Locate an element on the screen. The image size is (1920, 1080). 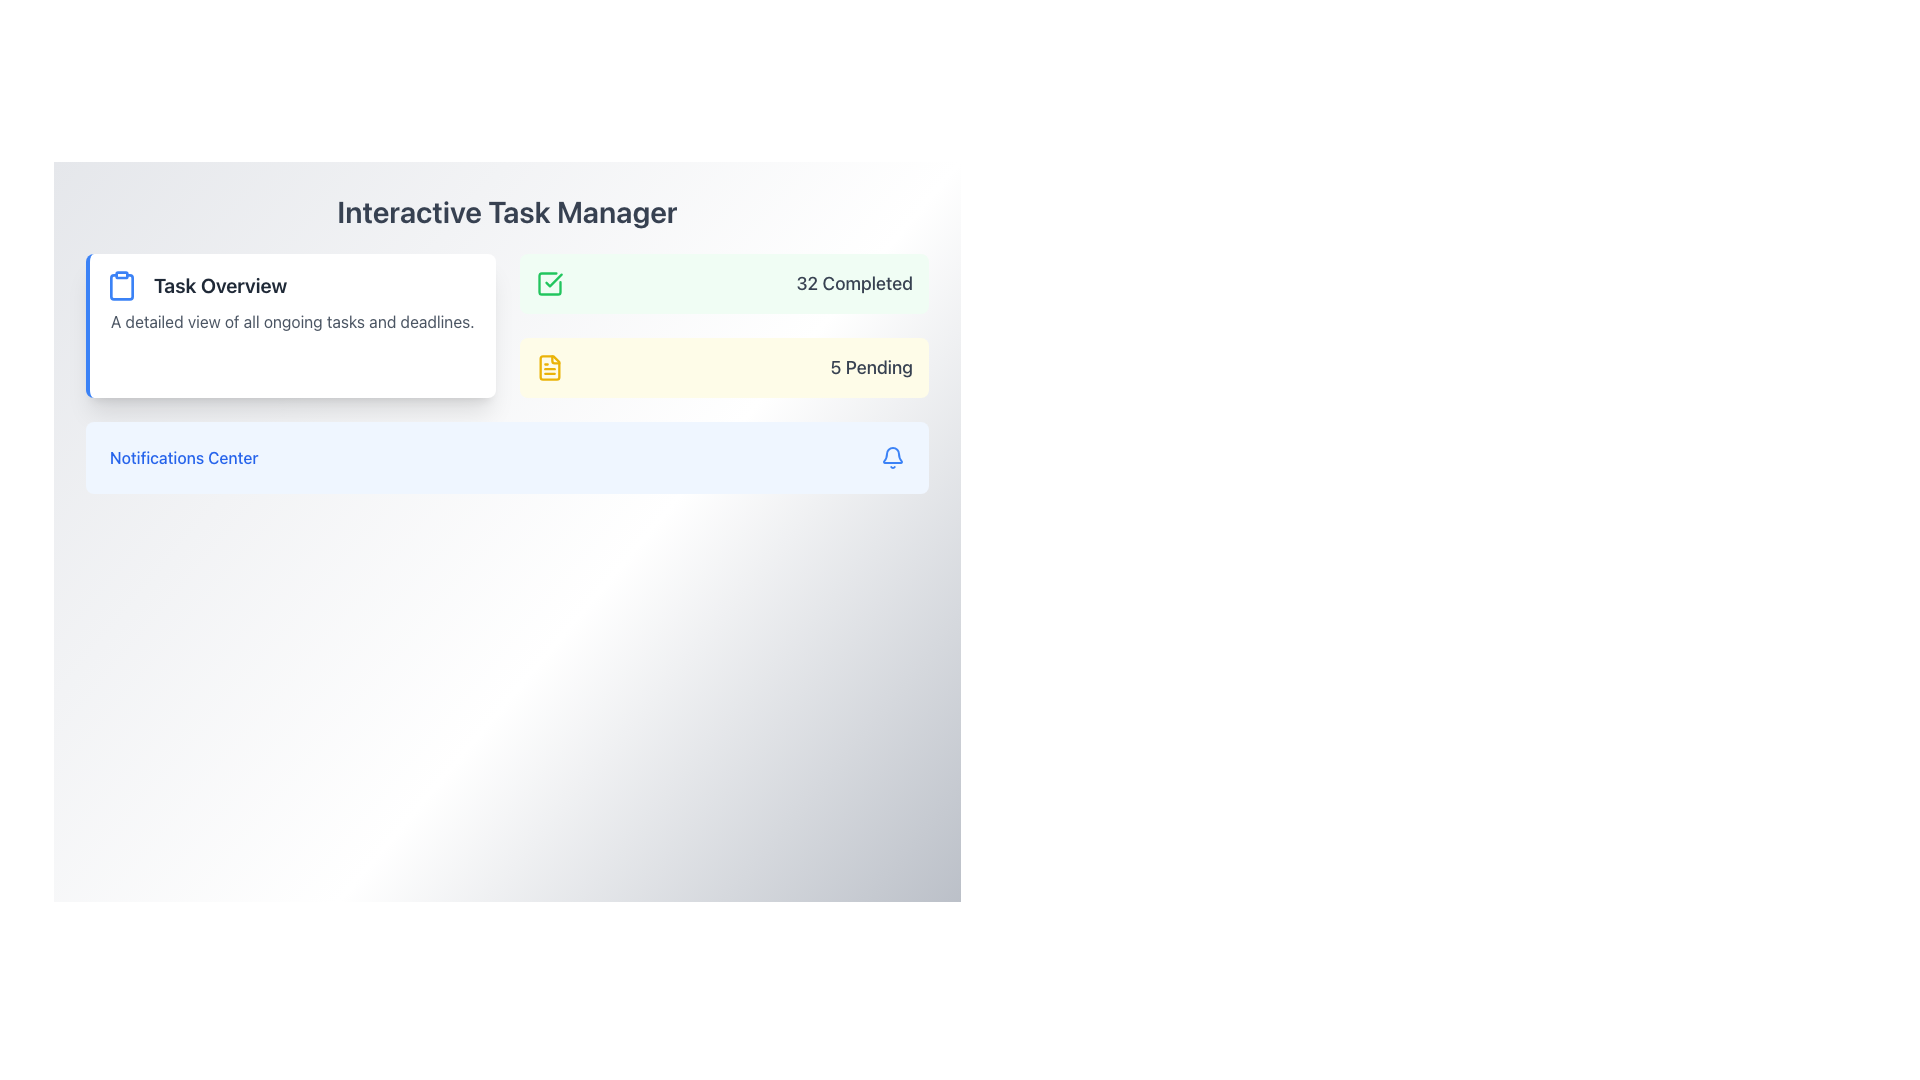
the bell icon located in the Notifications Center is located at coordinates (891, 458).